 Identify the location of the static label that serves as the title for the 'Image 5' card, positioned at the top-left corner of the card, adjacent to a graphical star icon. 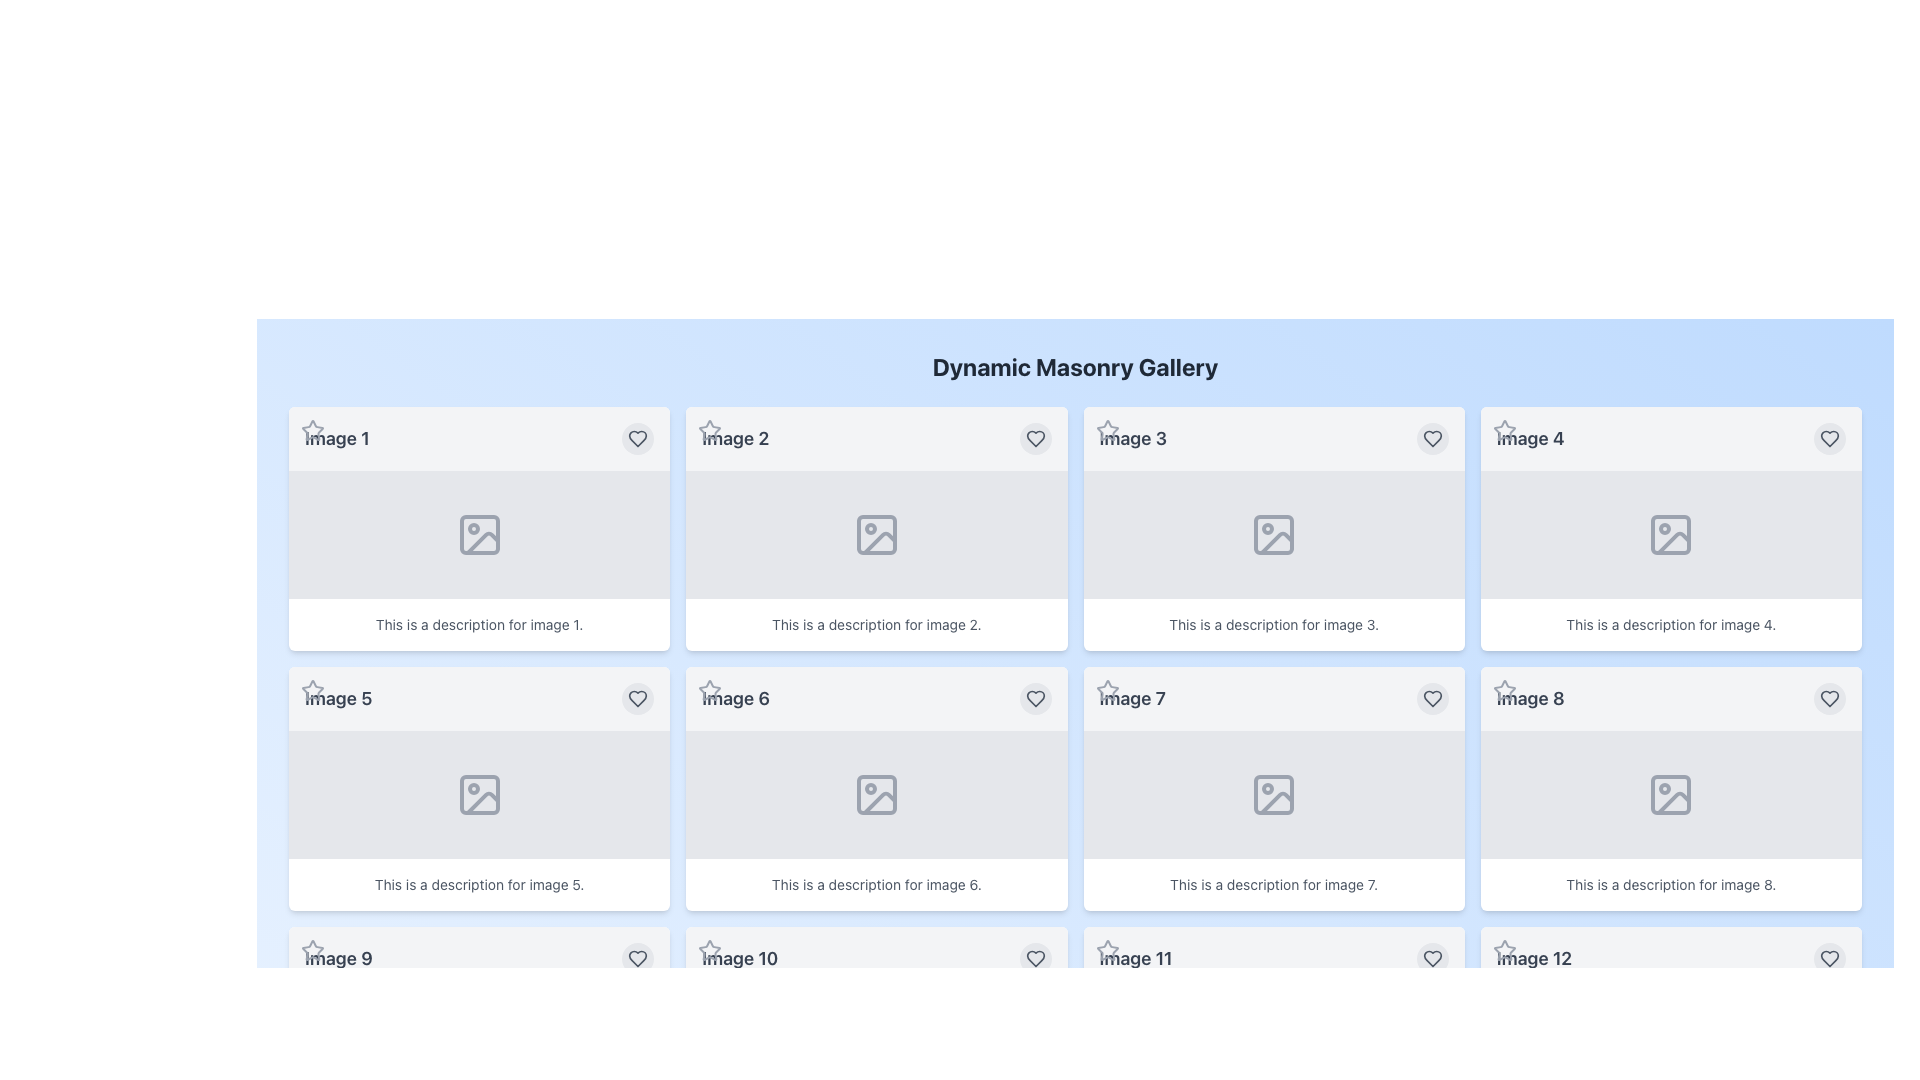
(338, 697).